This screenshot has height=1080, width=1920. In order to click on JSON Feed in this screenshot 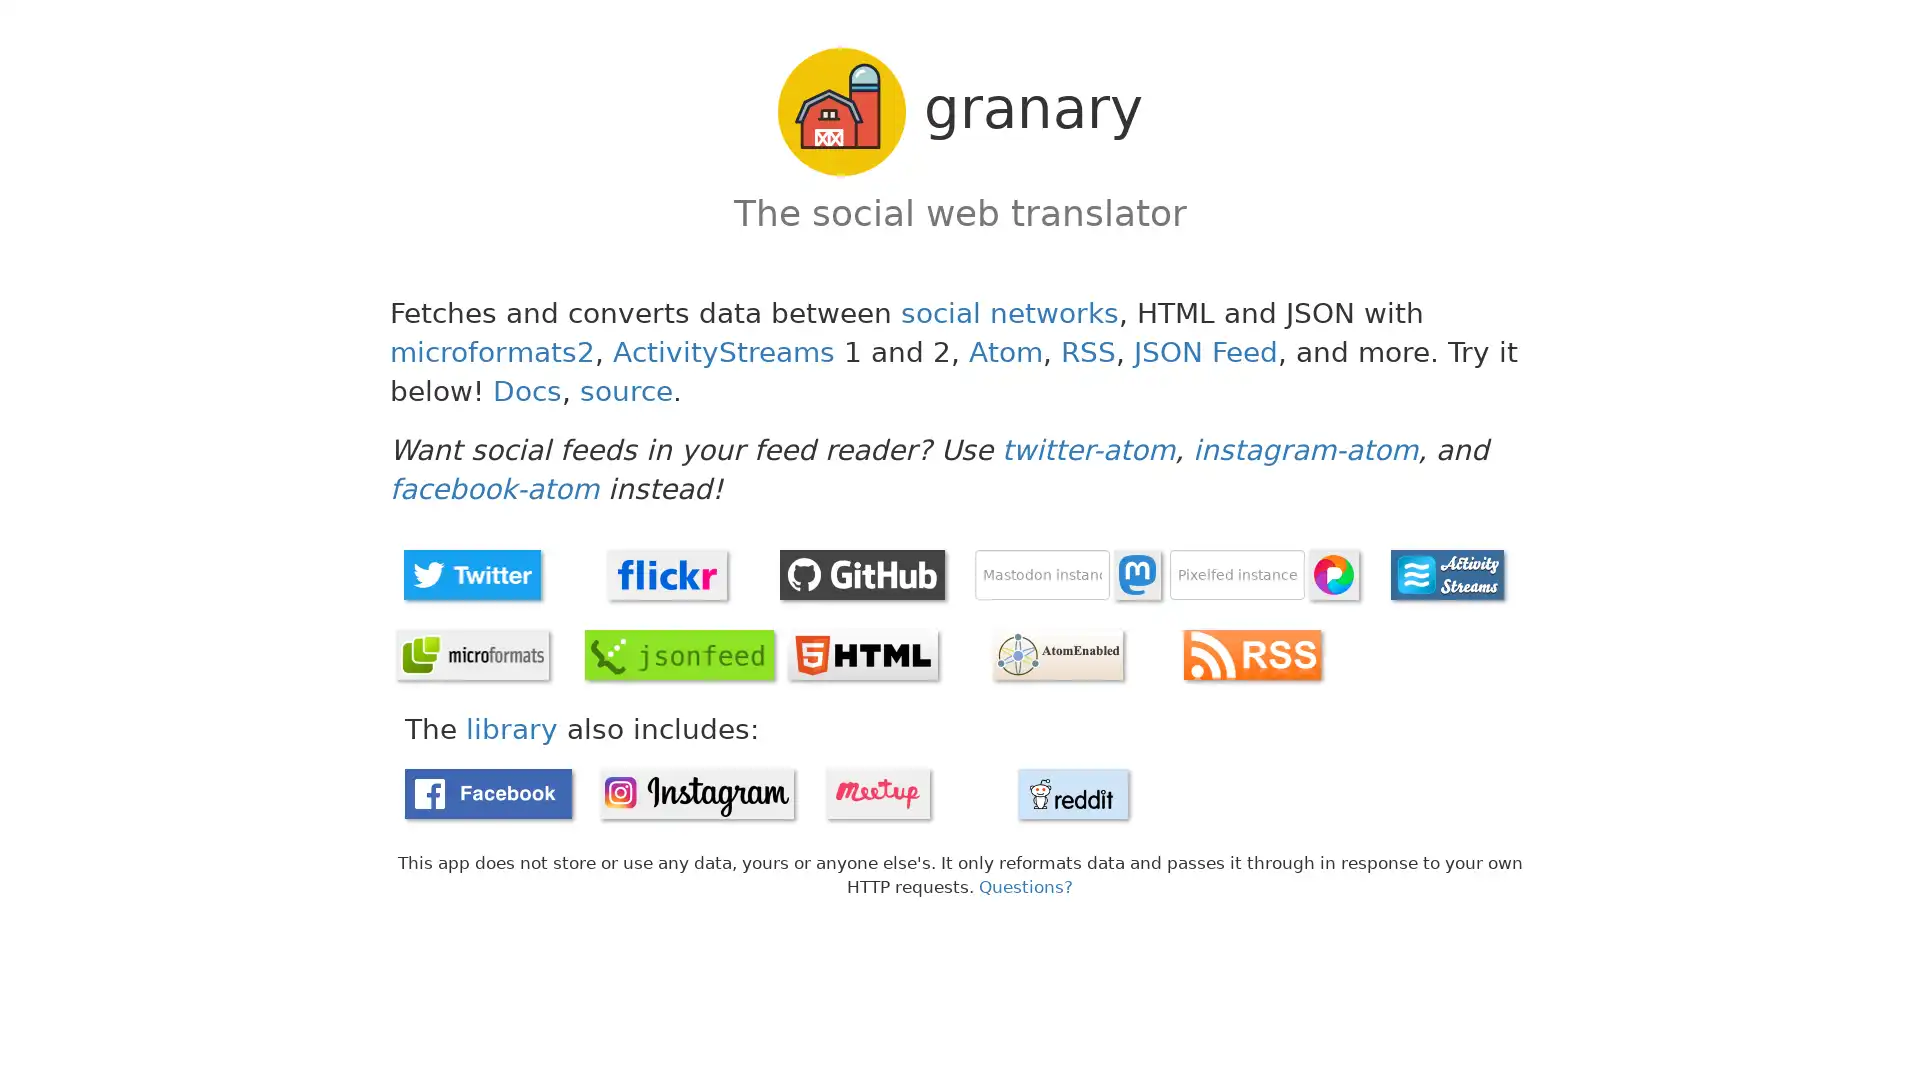, I will do `click(679, 654)`.